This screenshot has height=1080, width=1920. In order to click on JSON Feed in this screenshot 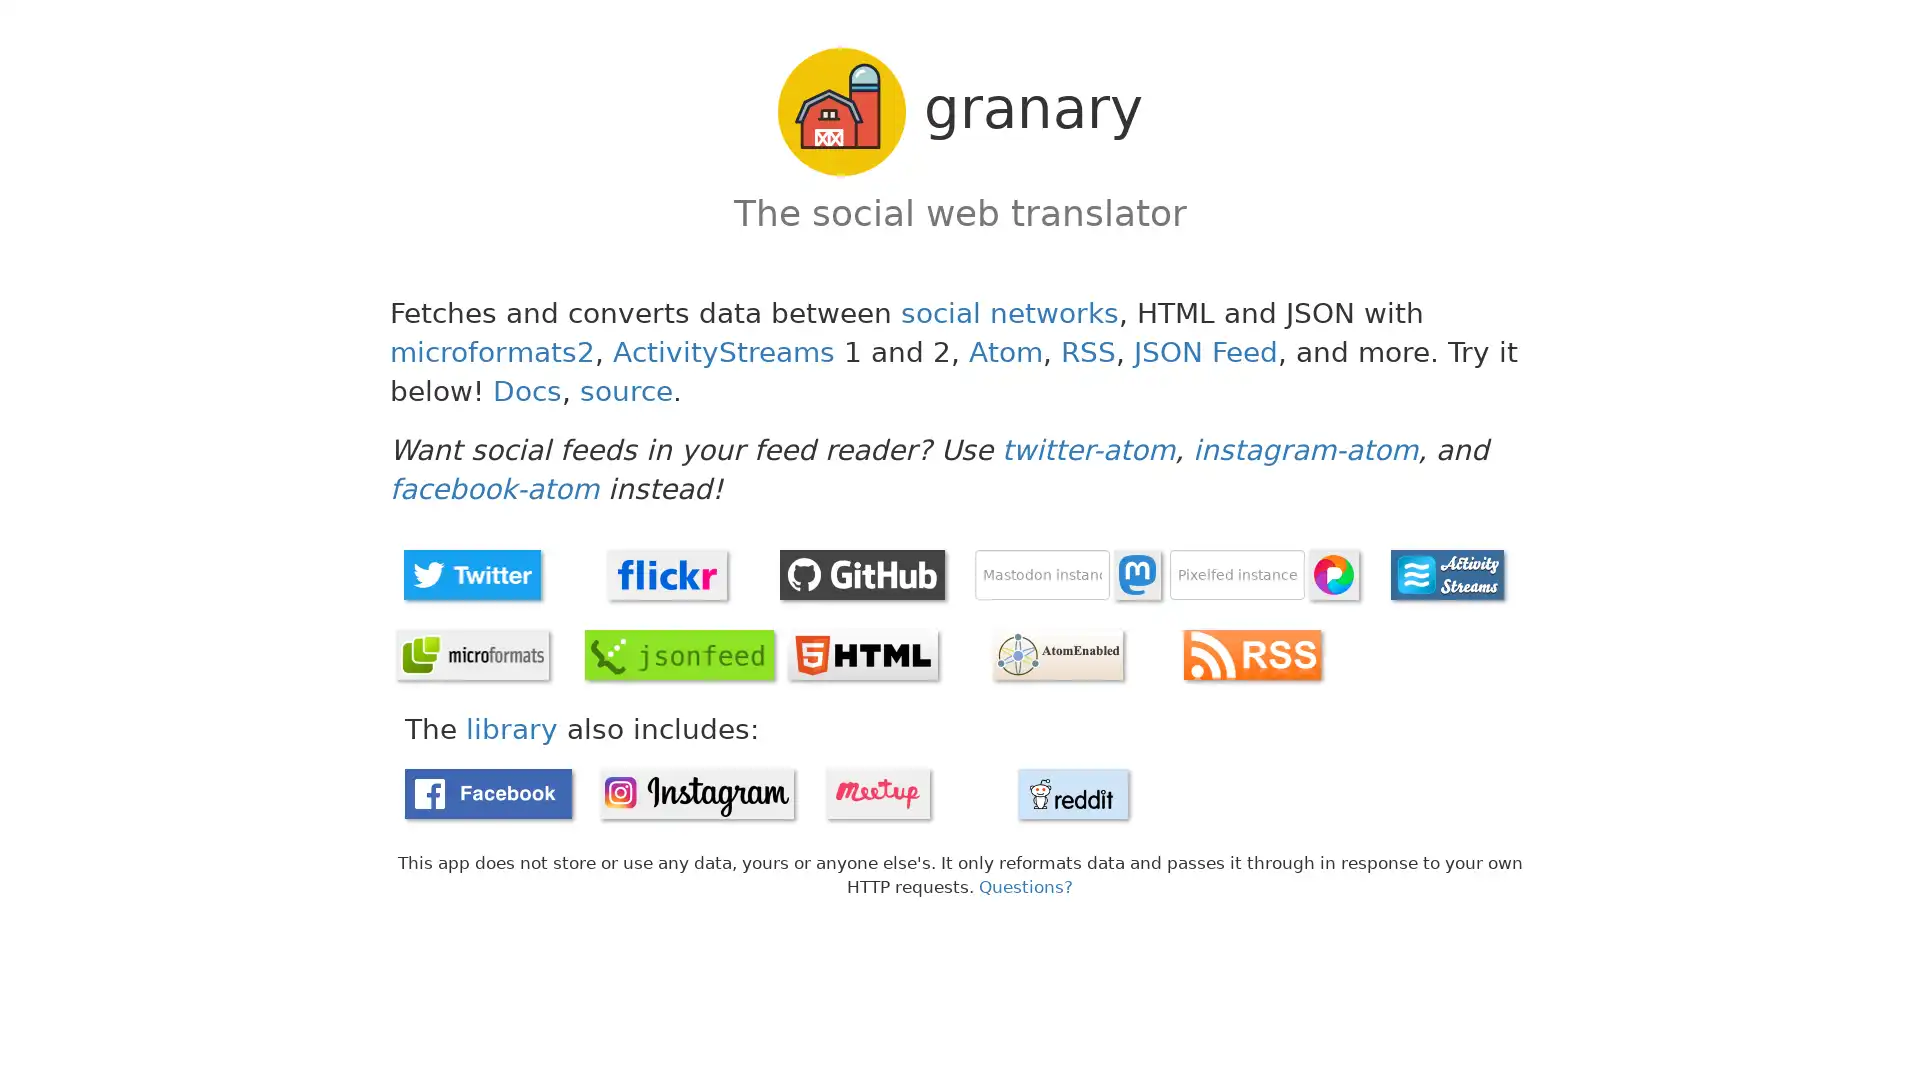, I will do `click(679, 654)`.